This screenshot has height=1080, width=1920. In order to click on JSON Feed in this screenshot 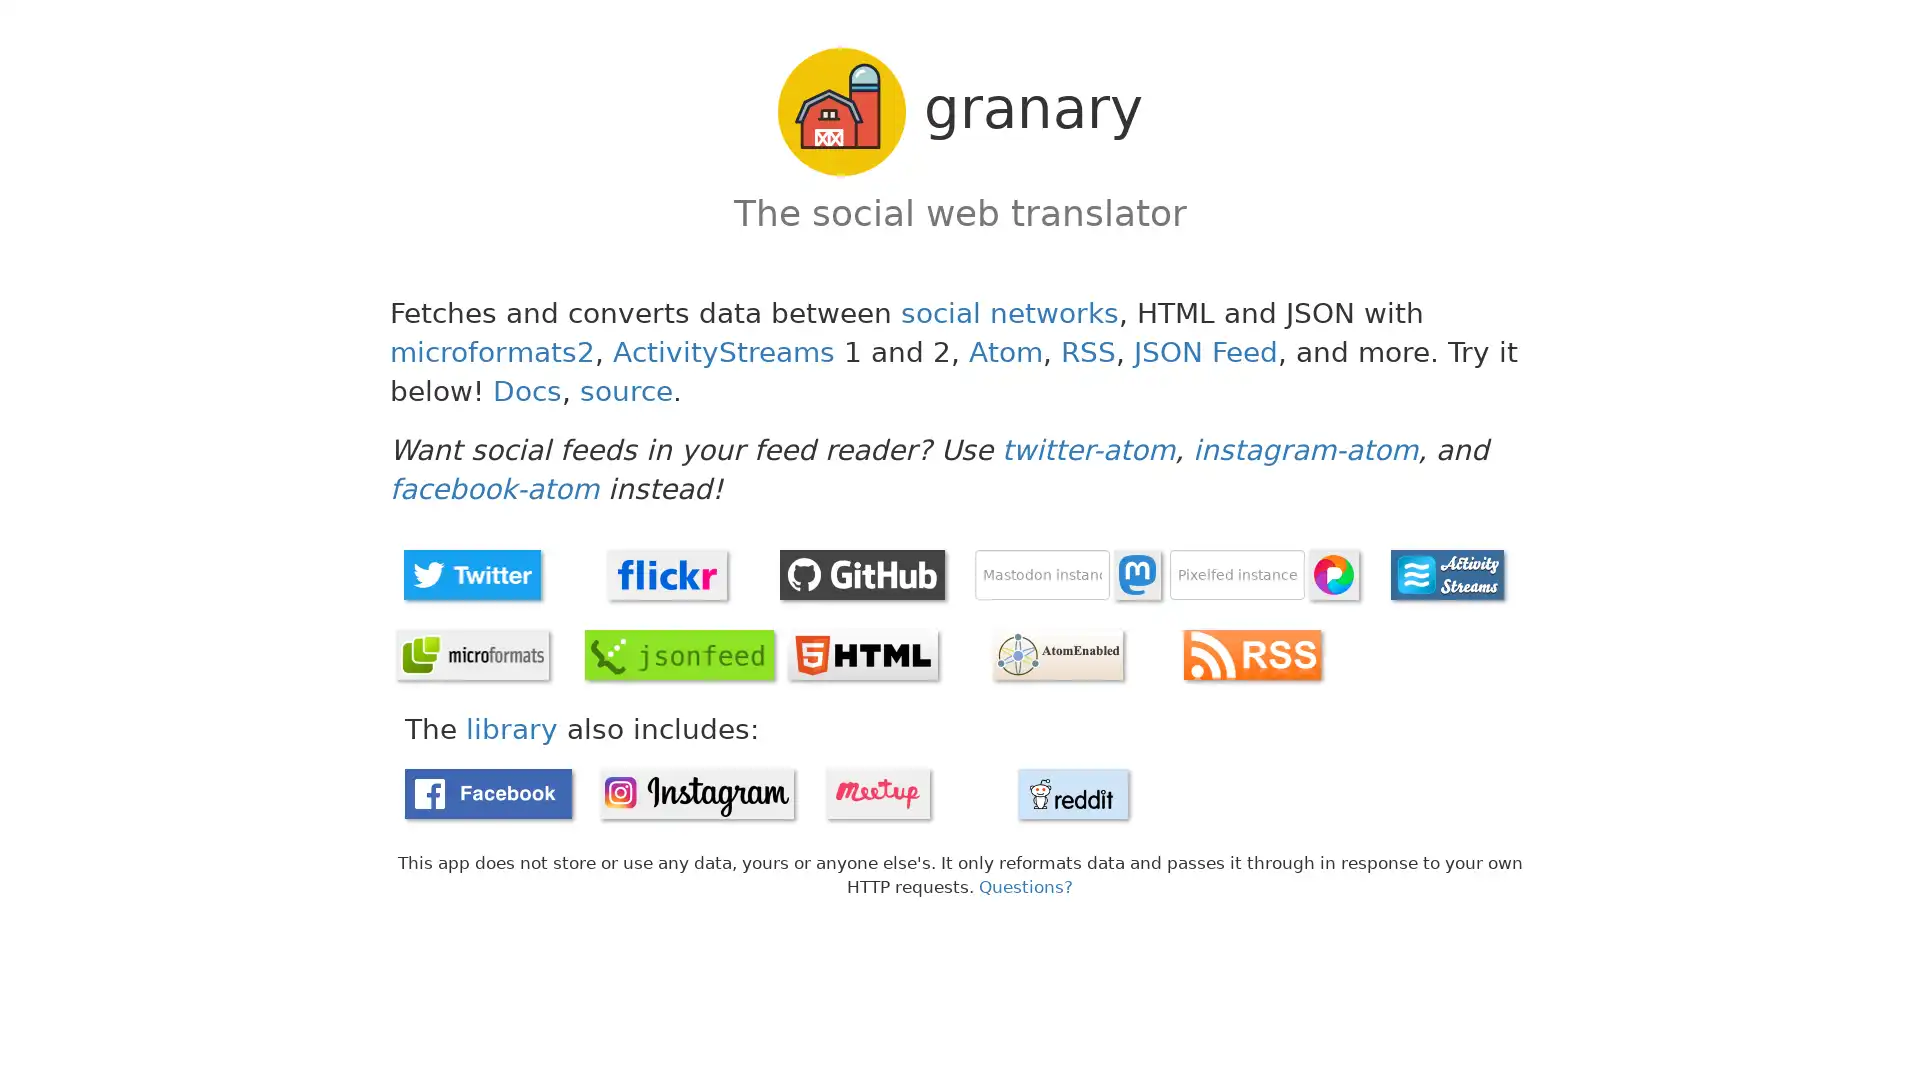, I will do `click(679, 654)`.